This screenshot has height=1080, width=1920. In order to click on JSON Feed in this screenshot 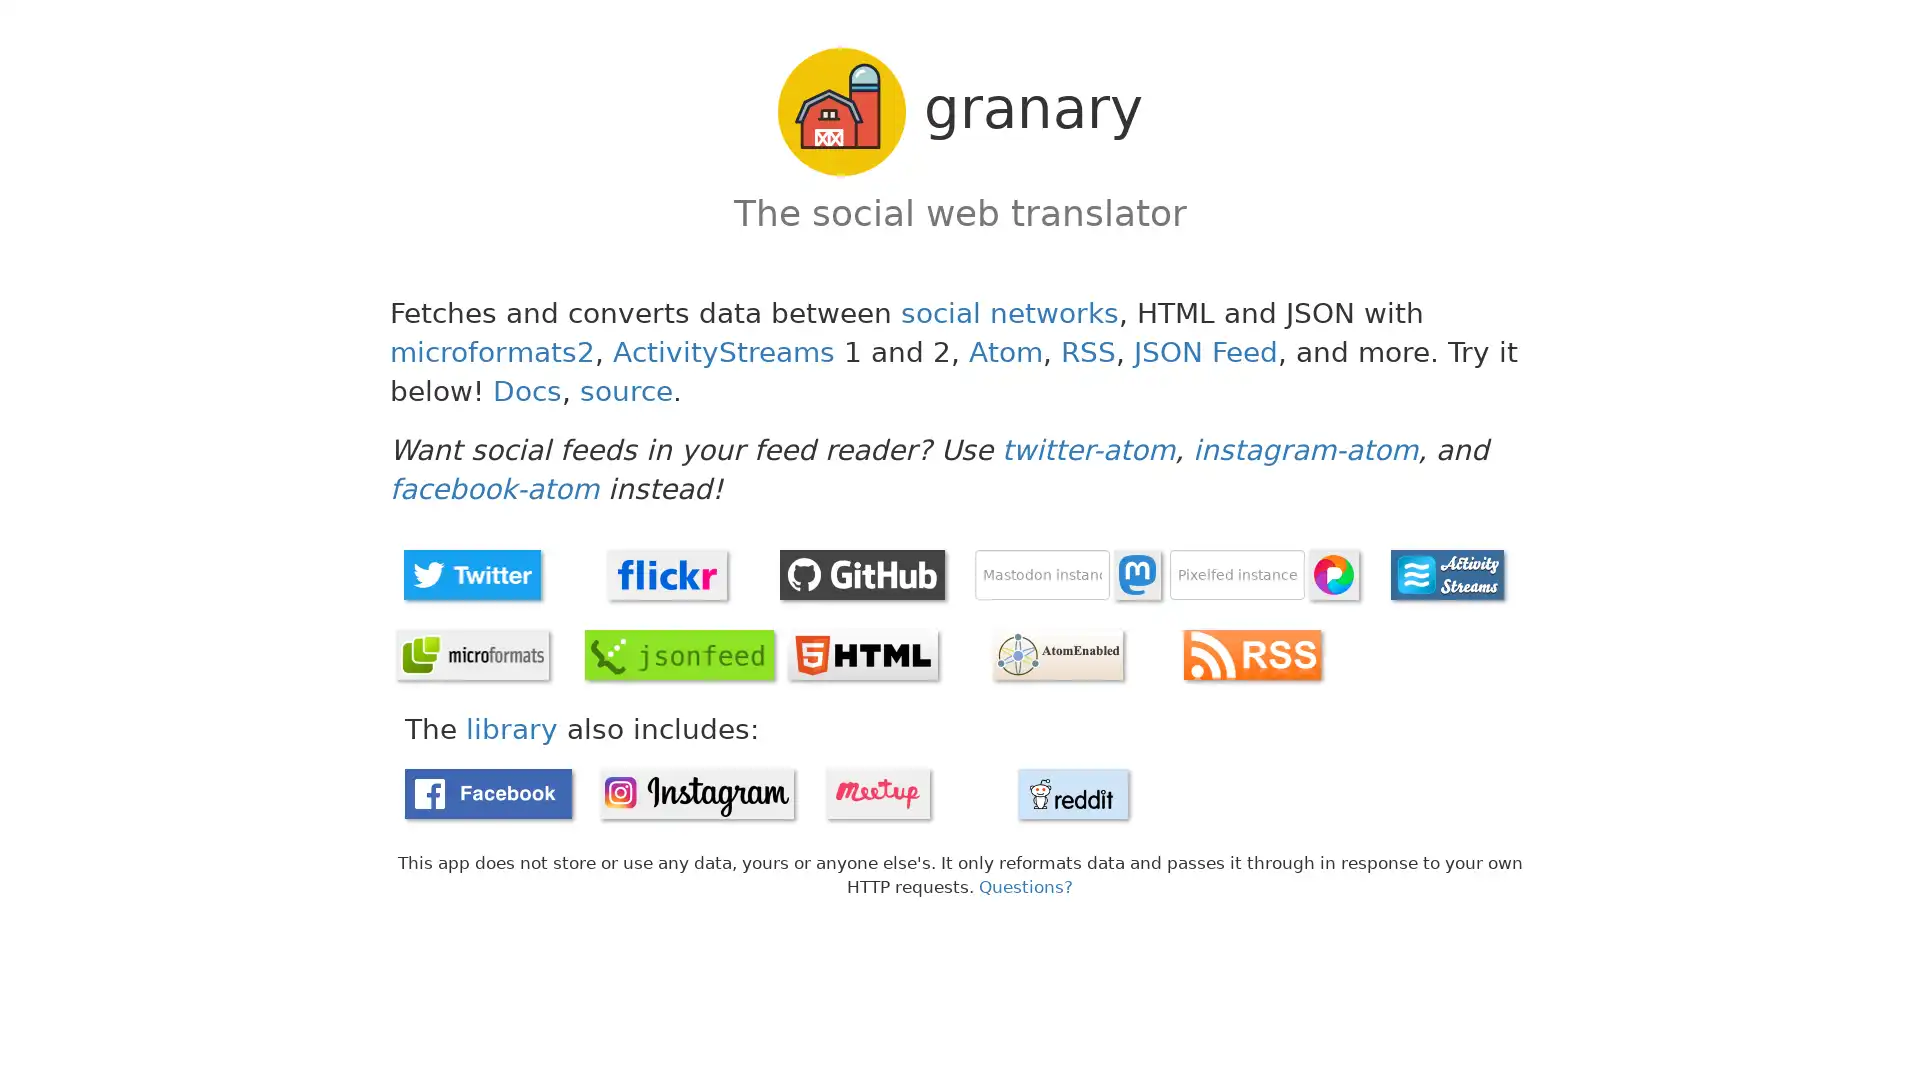, I will do `click(679, 654)`.